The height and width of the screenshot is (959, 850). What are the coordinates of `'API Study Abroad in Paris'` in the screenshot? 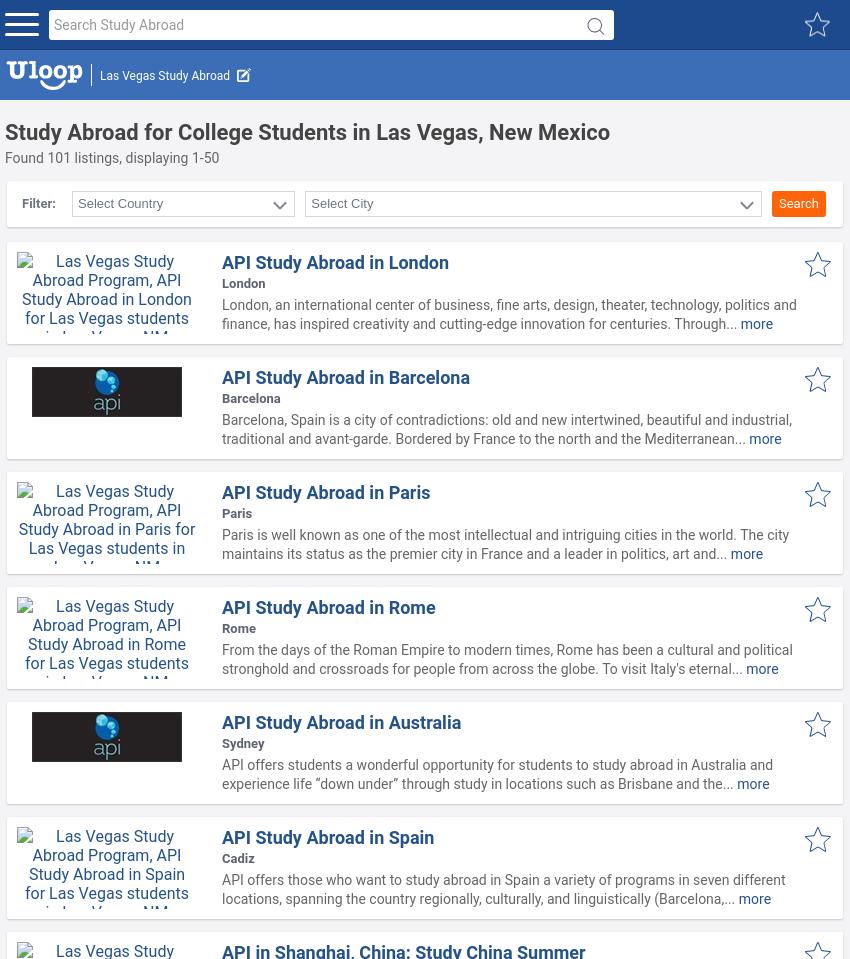 It's located at (325, 492).